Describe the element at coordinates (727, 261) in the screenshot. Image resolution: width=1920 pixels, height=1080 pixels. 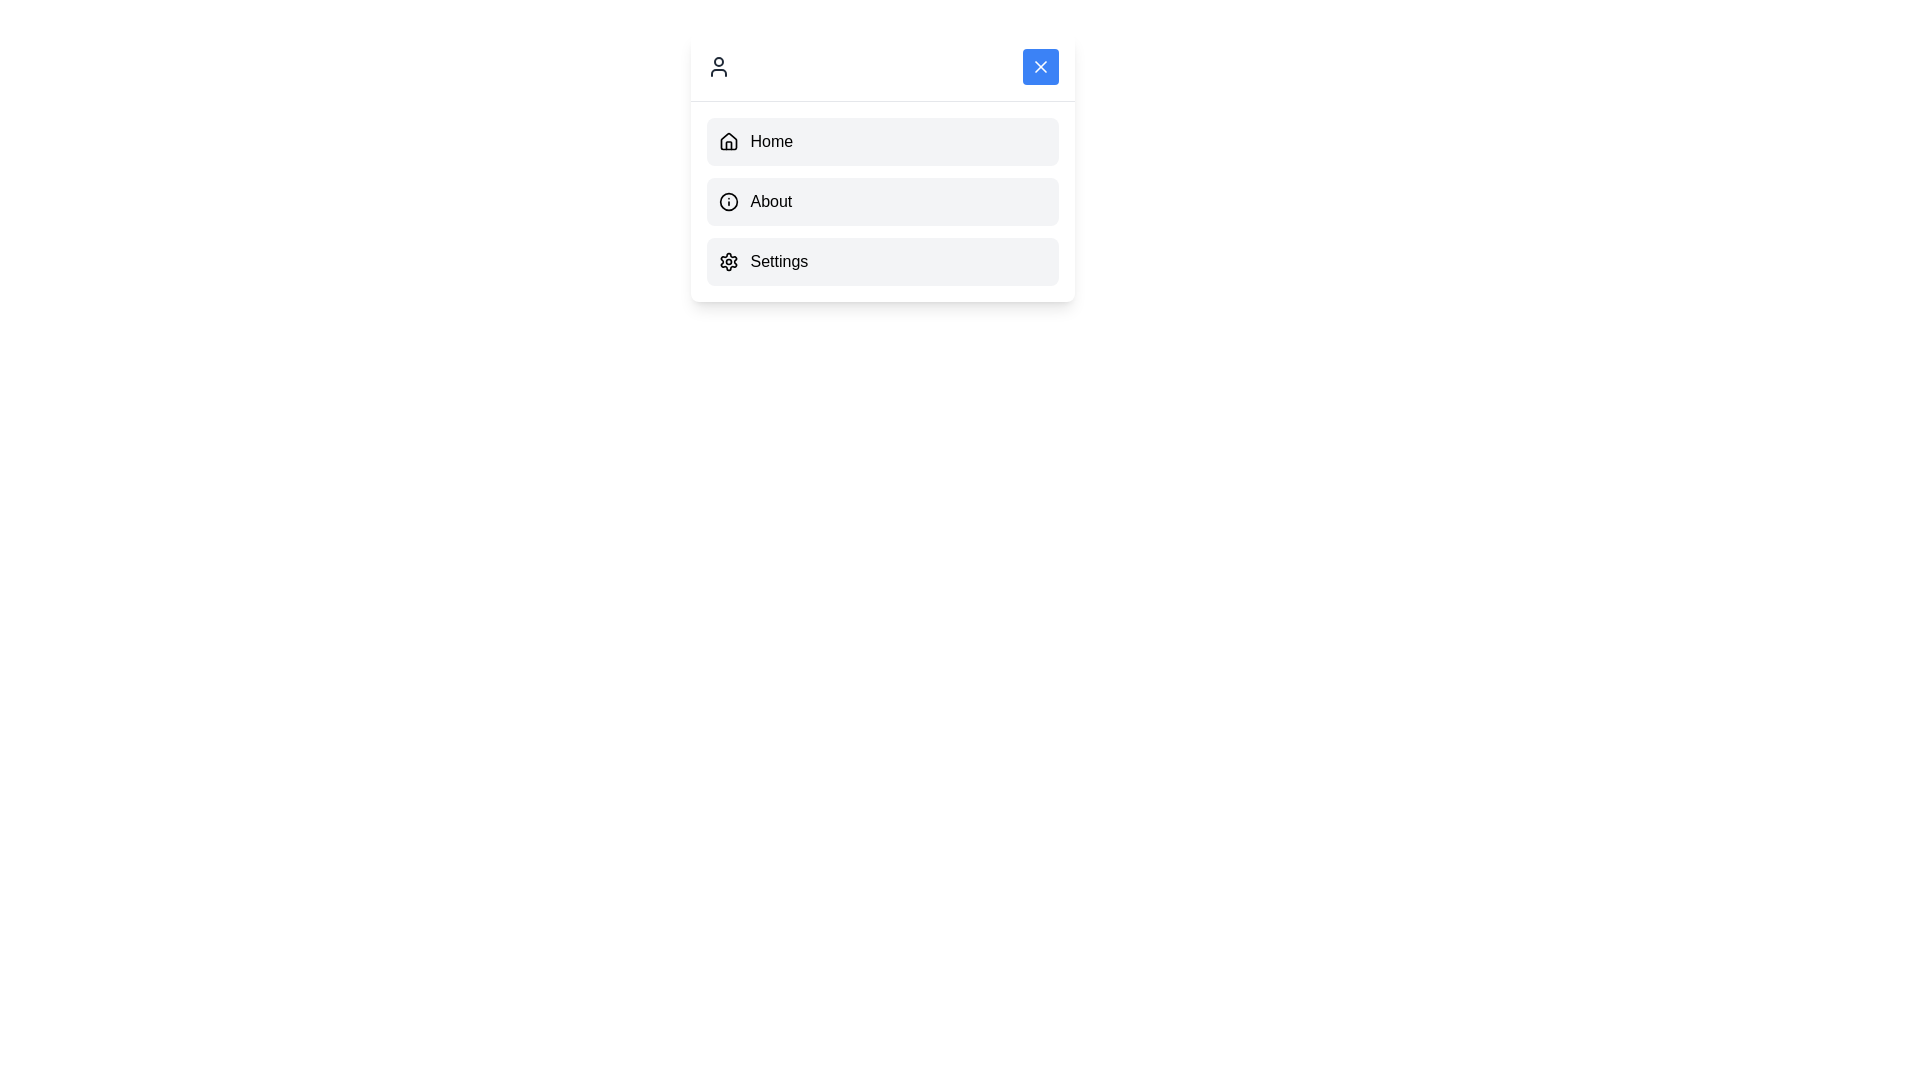
I see `the gear-shaped icon associated with the settings option` at that location.